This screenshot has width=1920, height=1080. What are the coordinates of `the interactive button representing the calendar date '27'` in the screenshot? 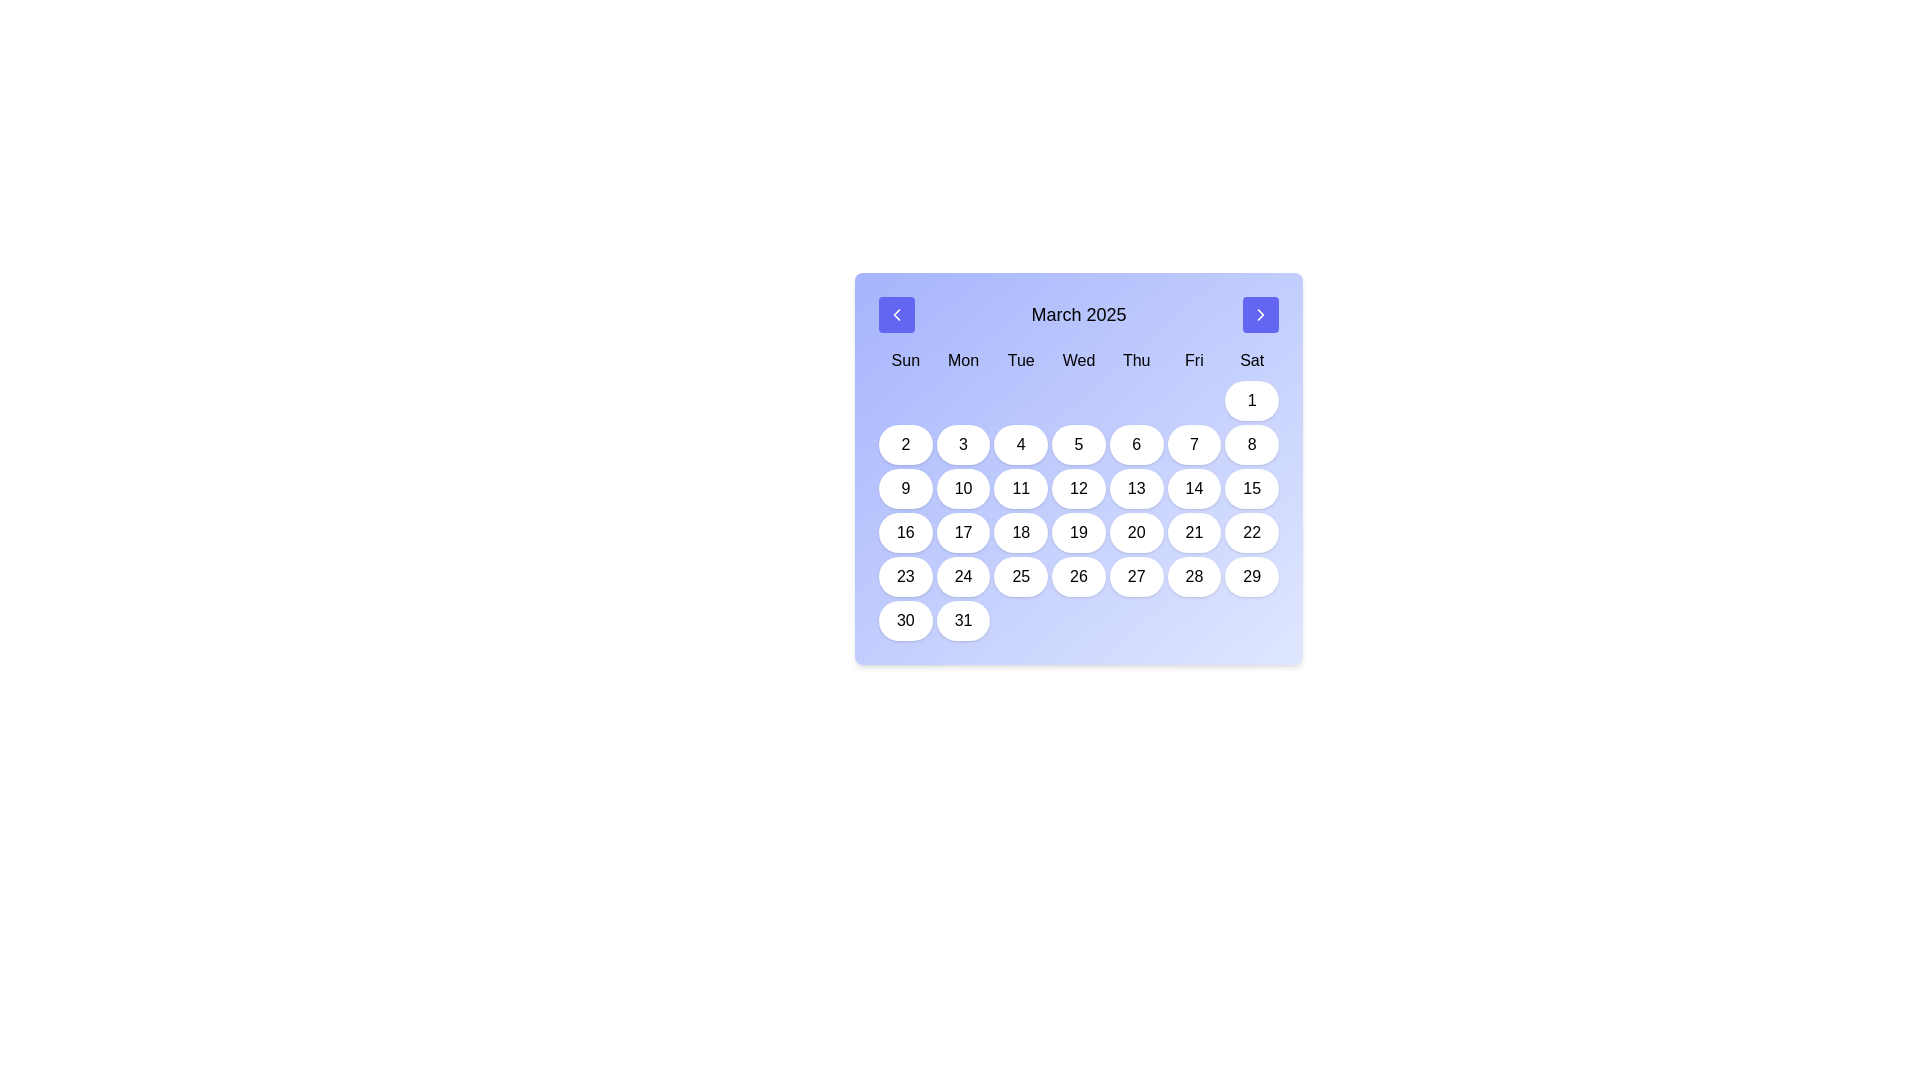 It's located at (1136, 577).